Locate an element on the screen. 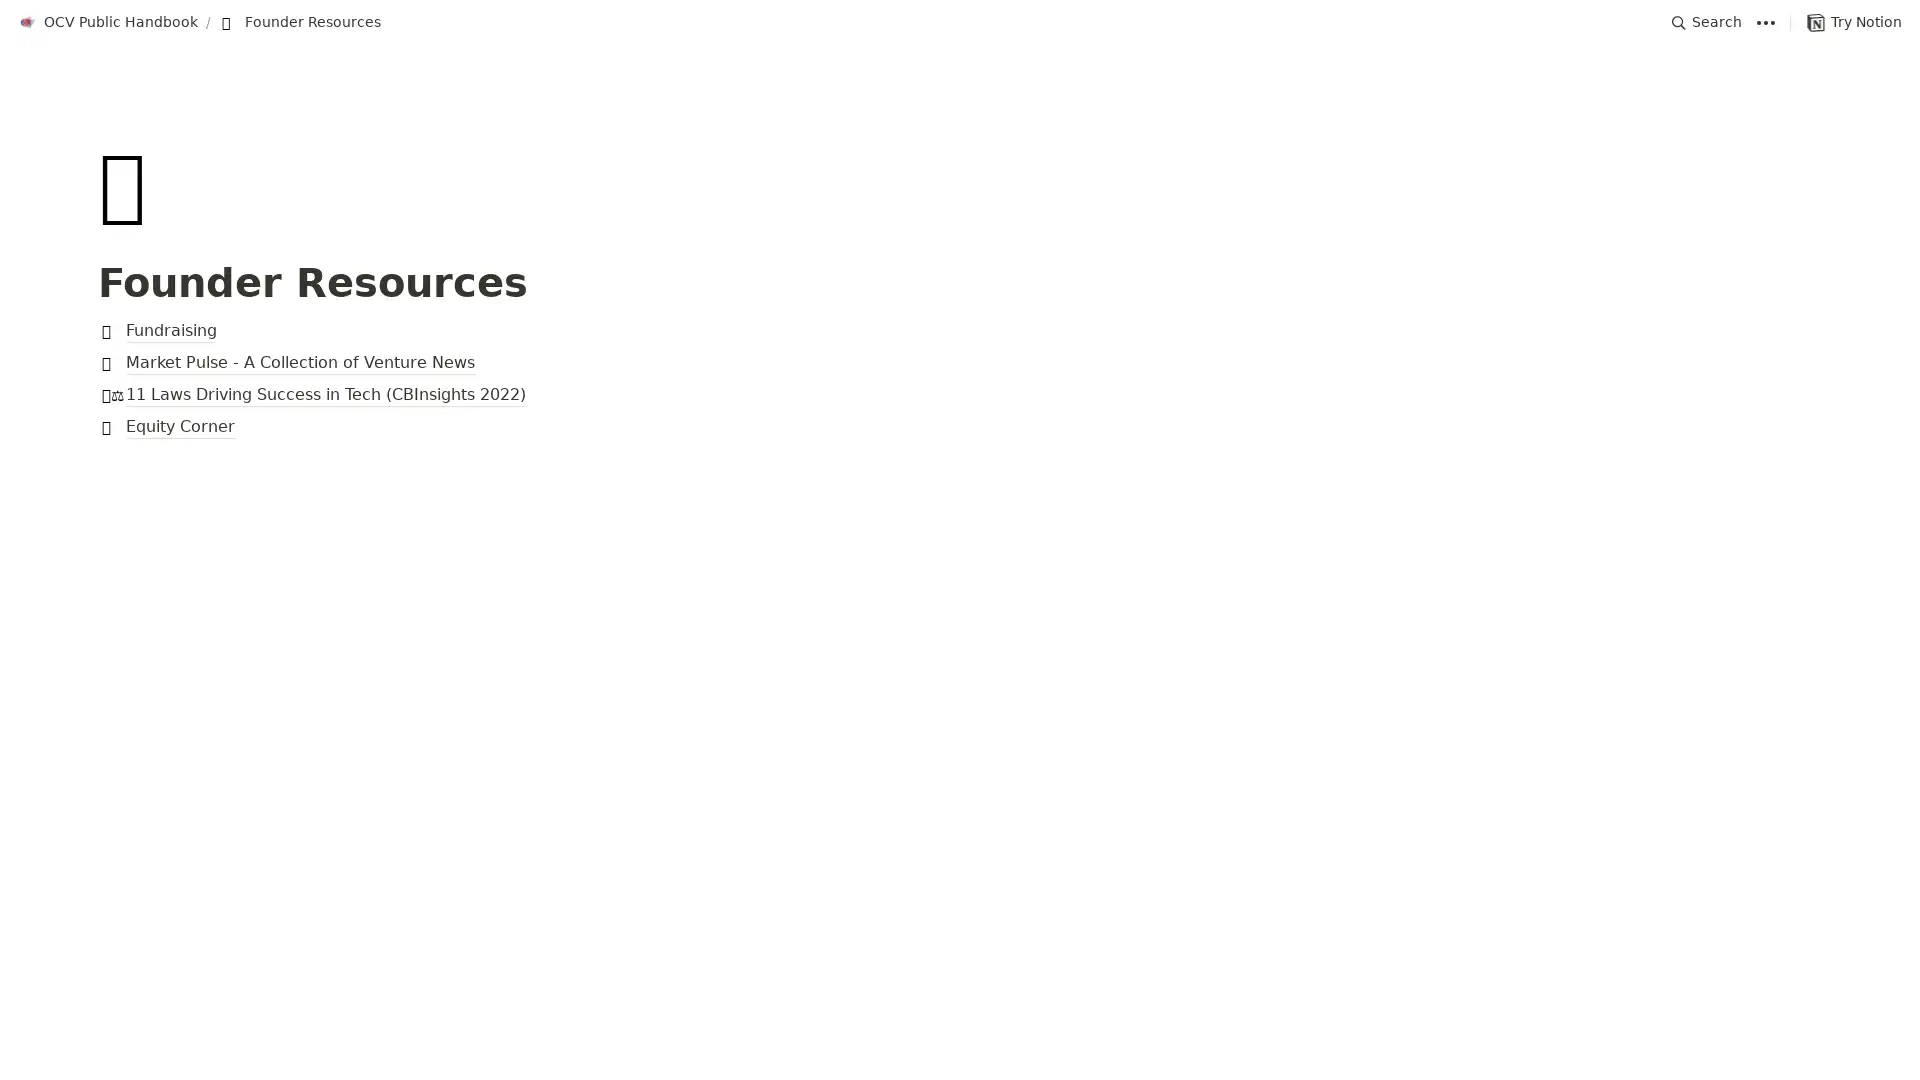 This screenshot has height=1080, width=1920. OCV Public Handbook is located at coordinates (107, 22).